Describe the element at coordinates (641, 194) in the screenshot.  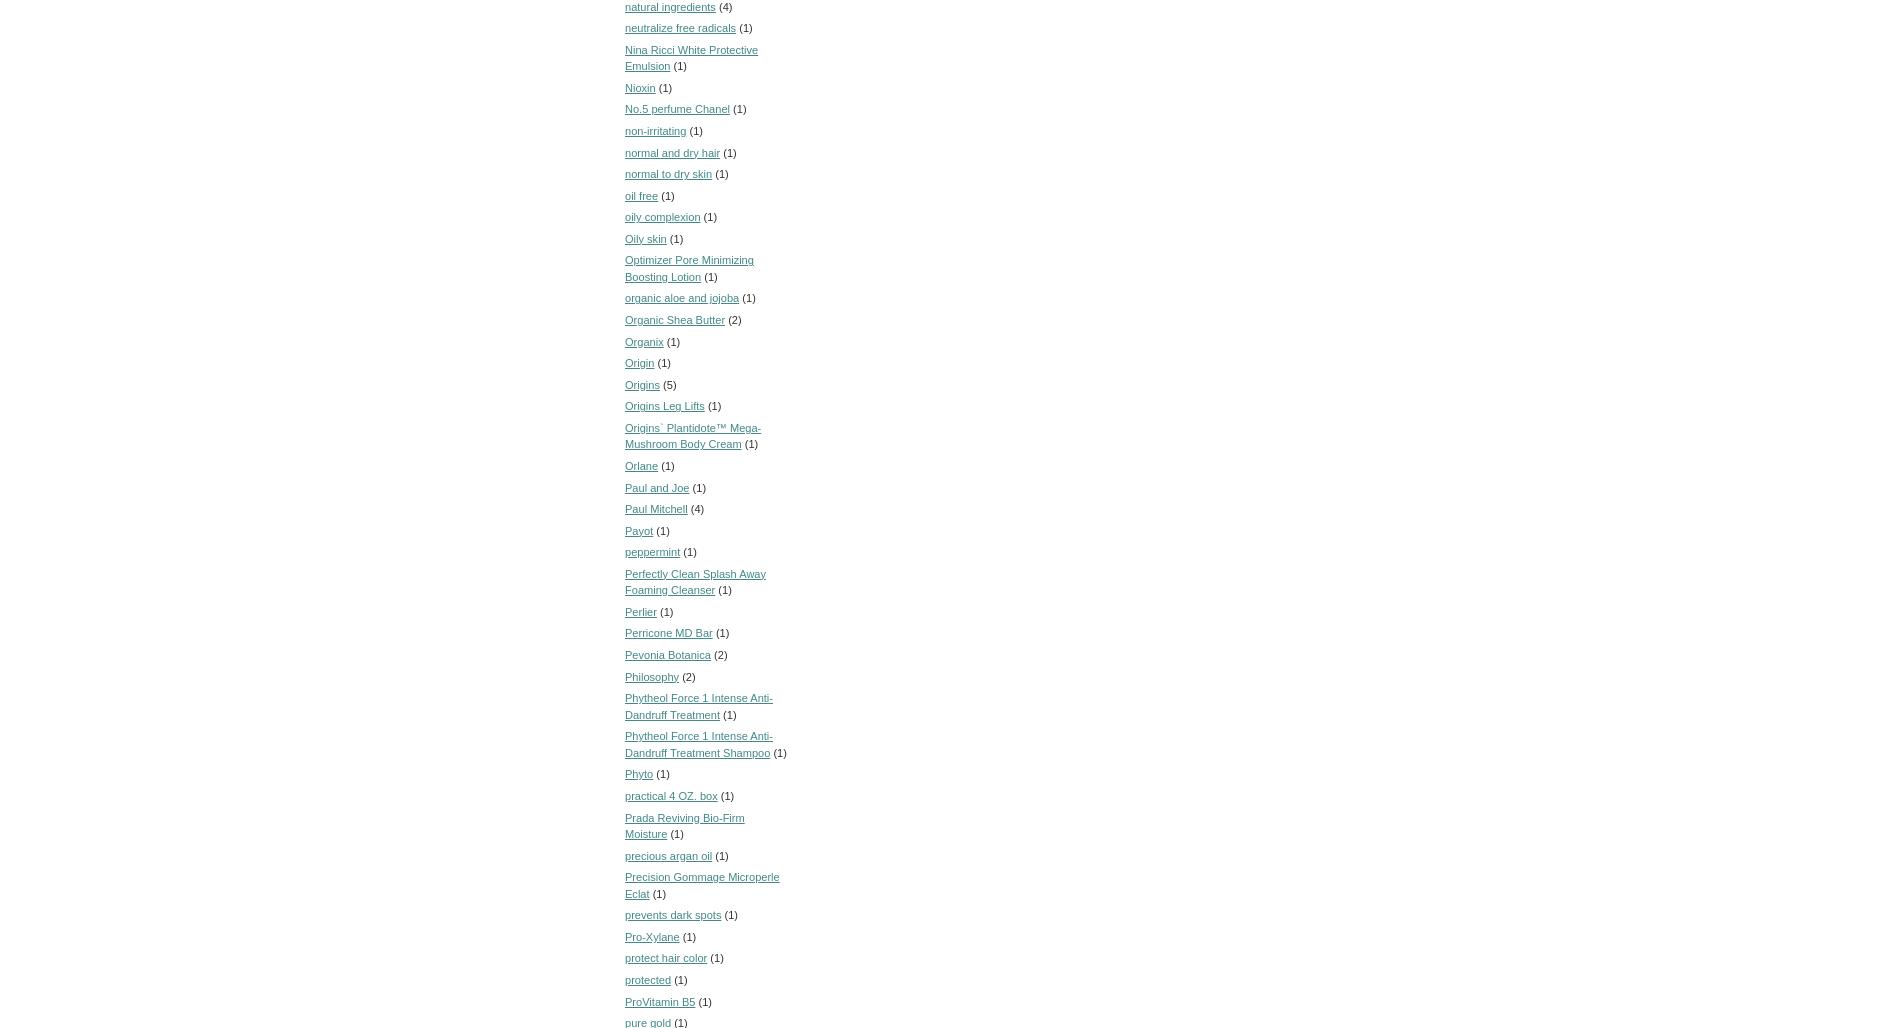
I see `'oil free'` at that location.